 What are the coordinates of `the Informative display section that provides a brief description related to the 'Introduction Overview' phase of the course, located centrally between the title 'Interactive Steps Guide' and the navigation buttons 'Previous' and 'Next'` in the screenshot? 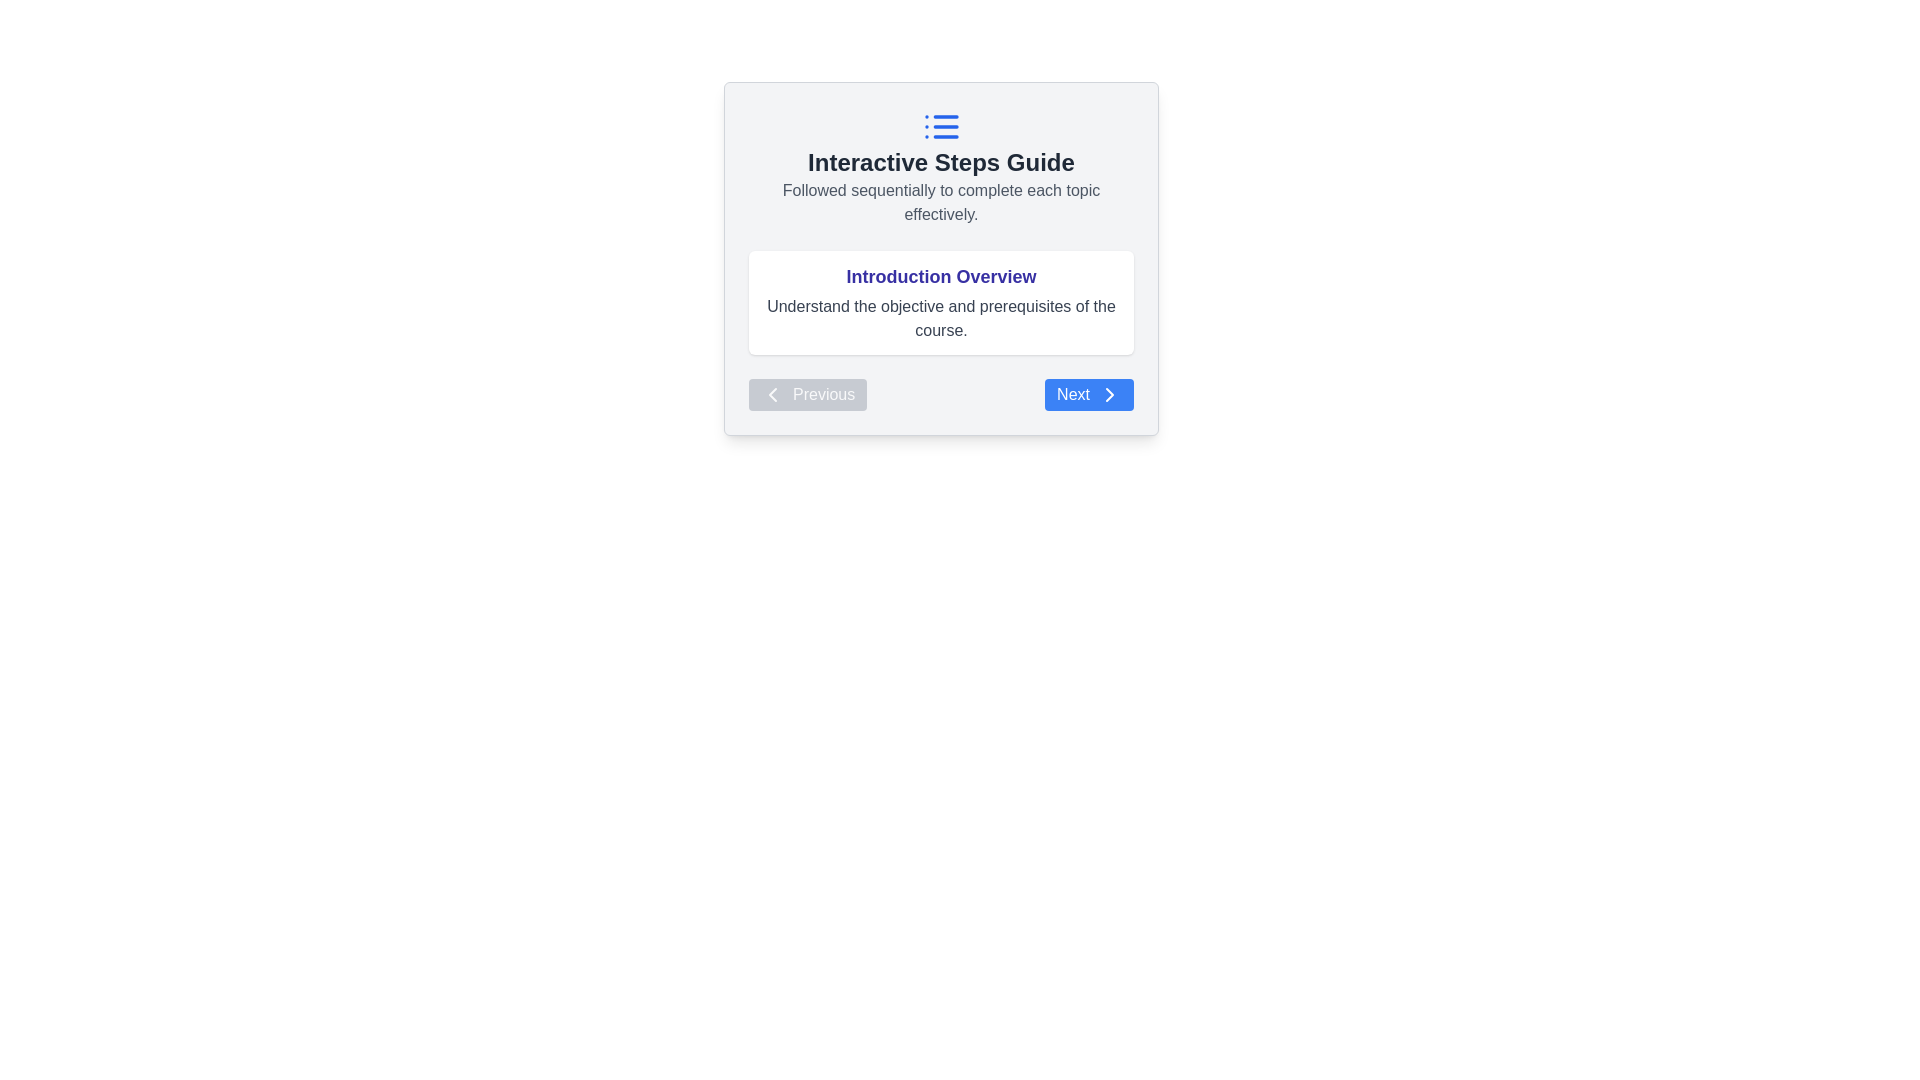 It's located at (940, 257).